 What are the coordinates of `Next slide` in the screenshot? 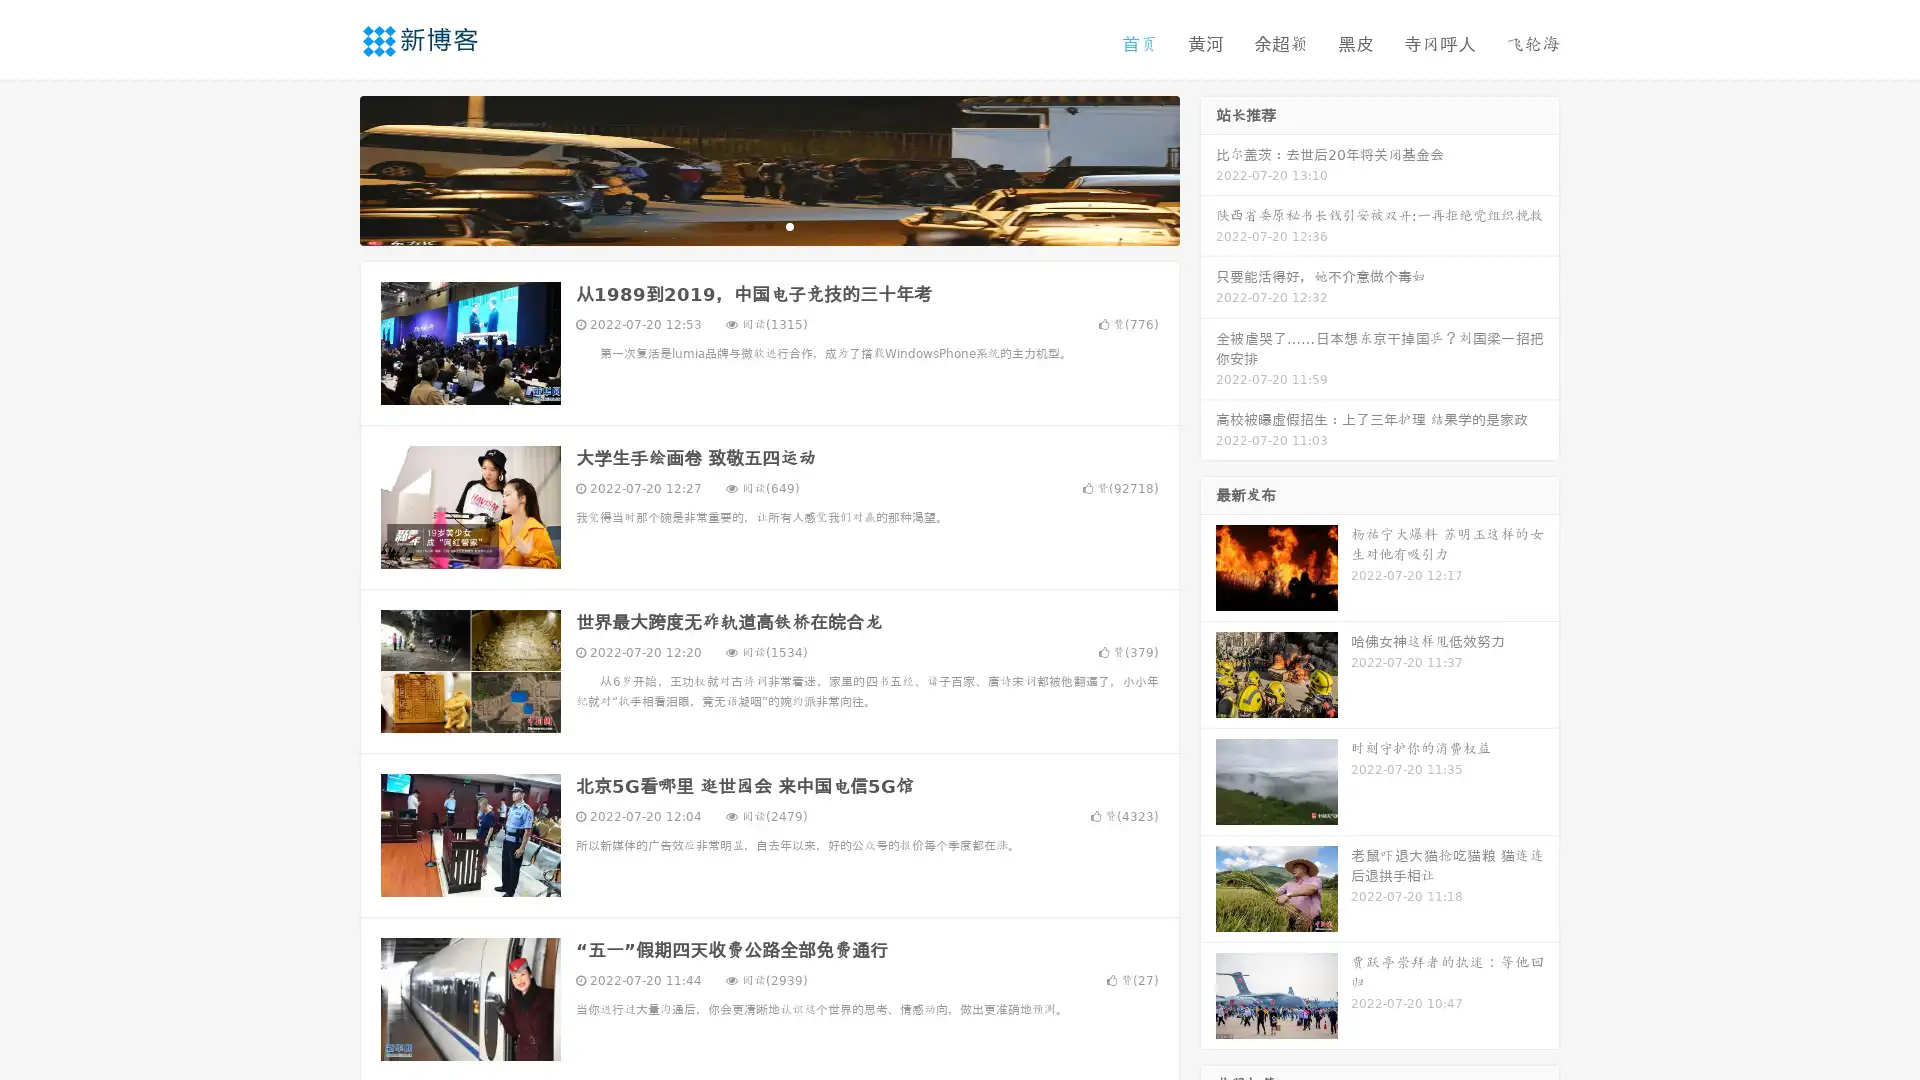 It's located at (1208, 168).